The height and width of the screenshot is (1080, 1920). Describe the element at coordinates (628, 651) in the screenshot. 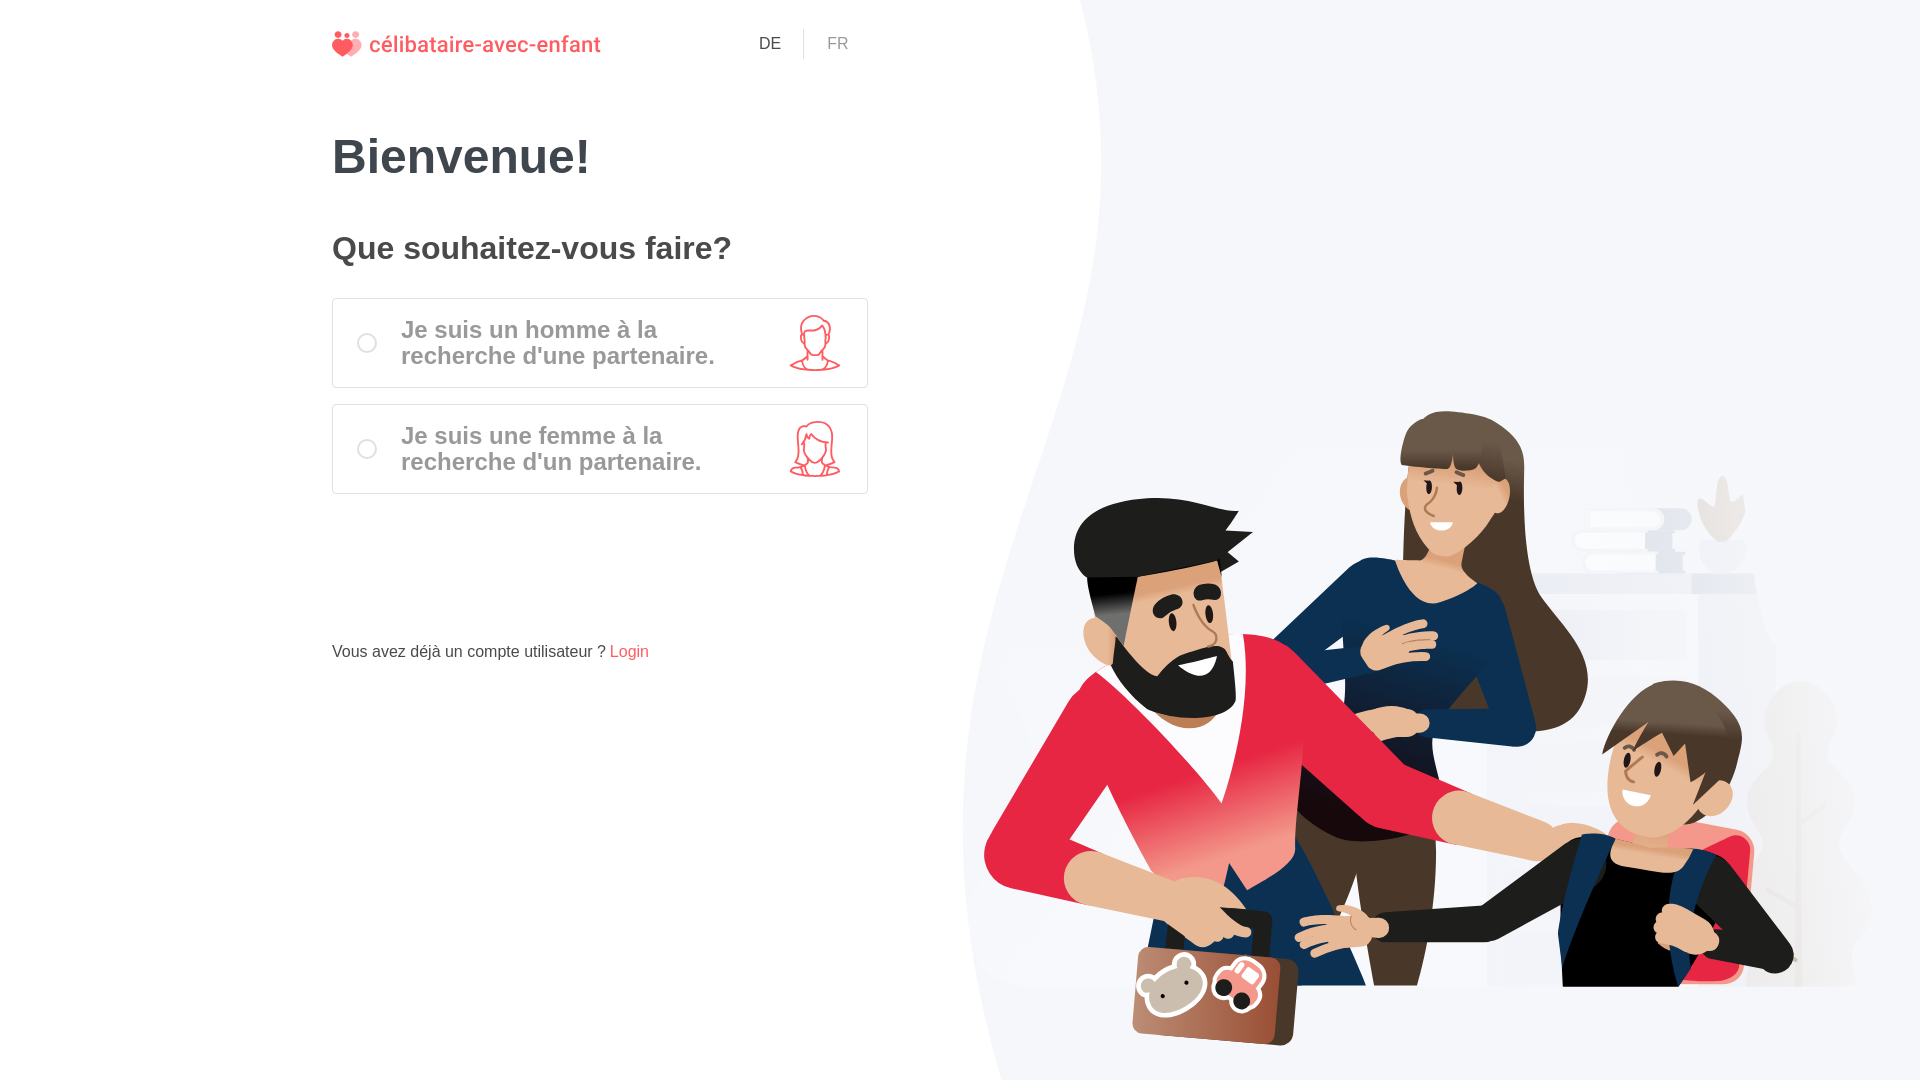

I see `'Login'` at that location.